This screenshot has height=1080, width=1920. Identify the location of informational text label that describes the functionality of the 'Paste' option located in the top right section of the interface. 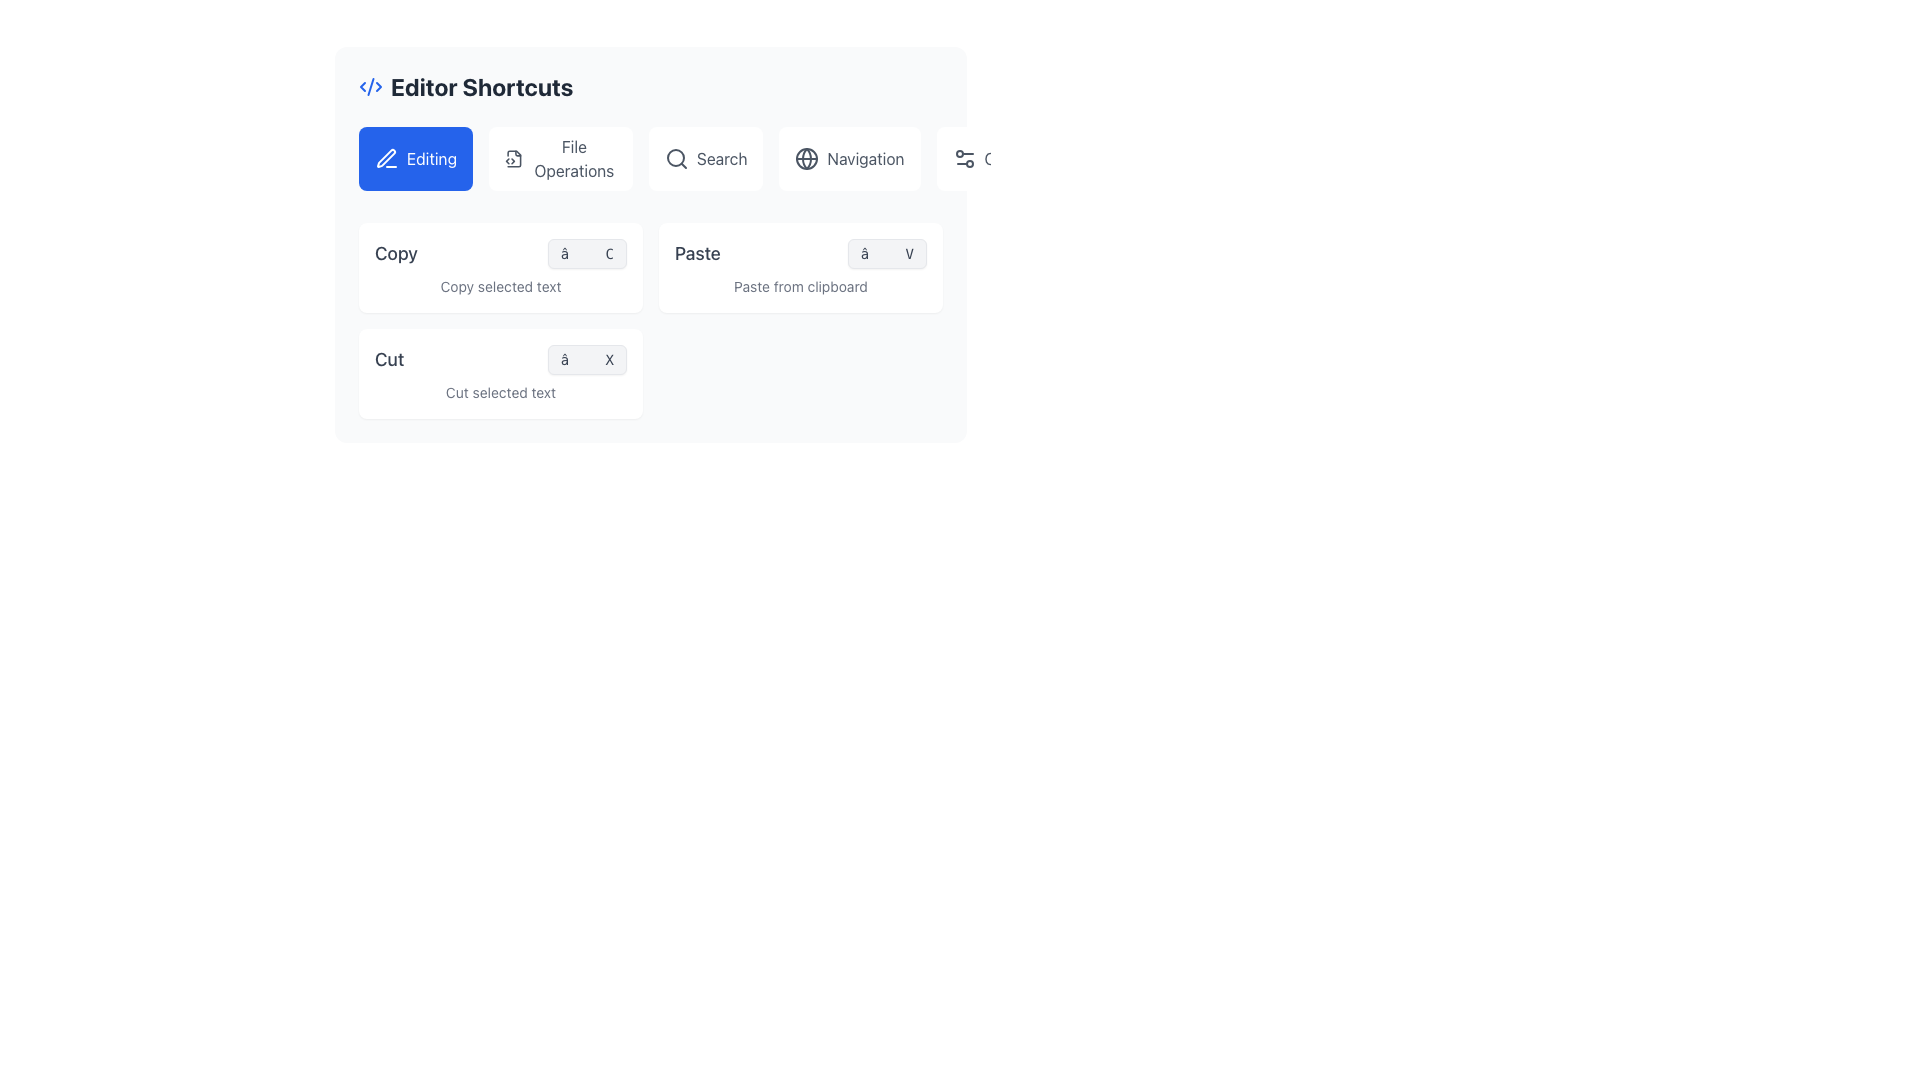
(801, 286).